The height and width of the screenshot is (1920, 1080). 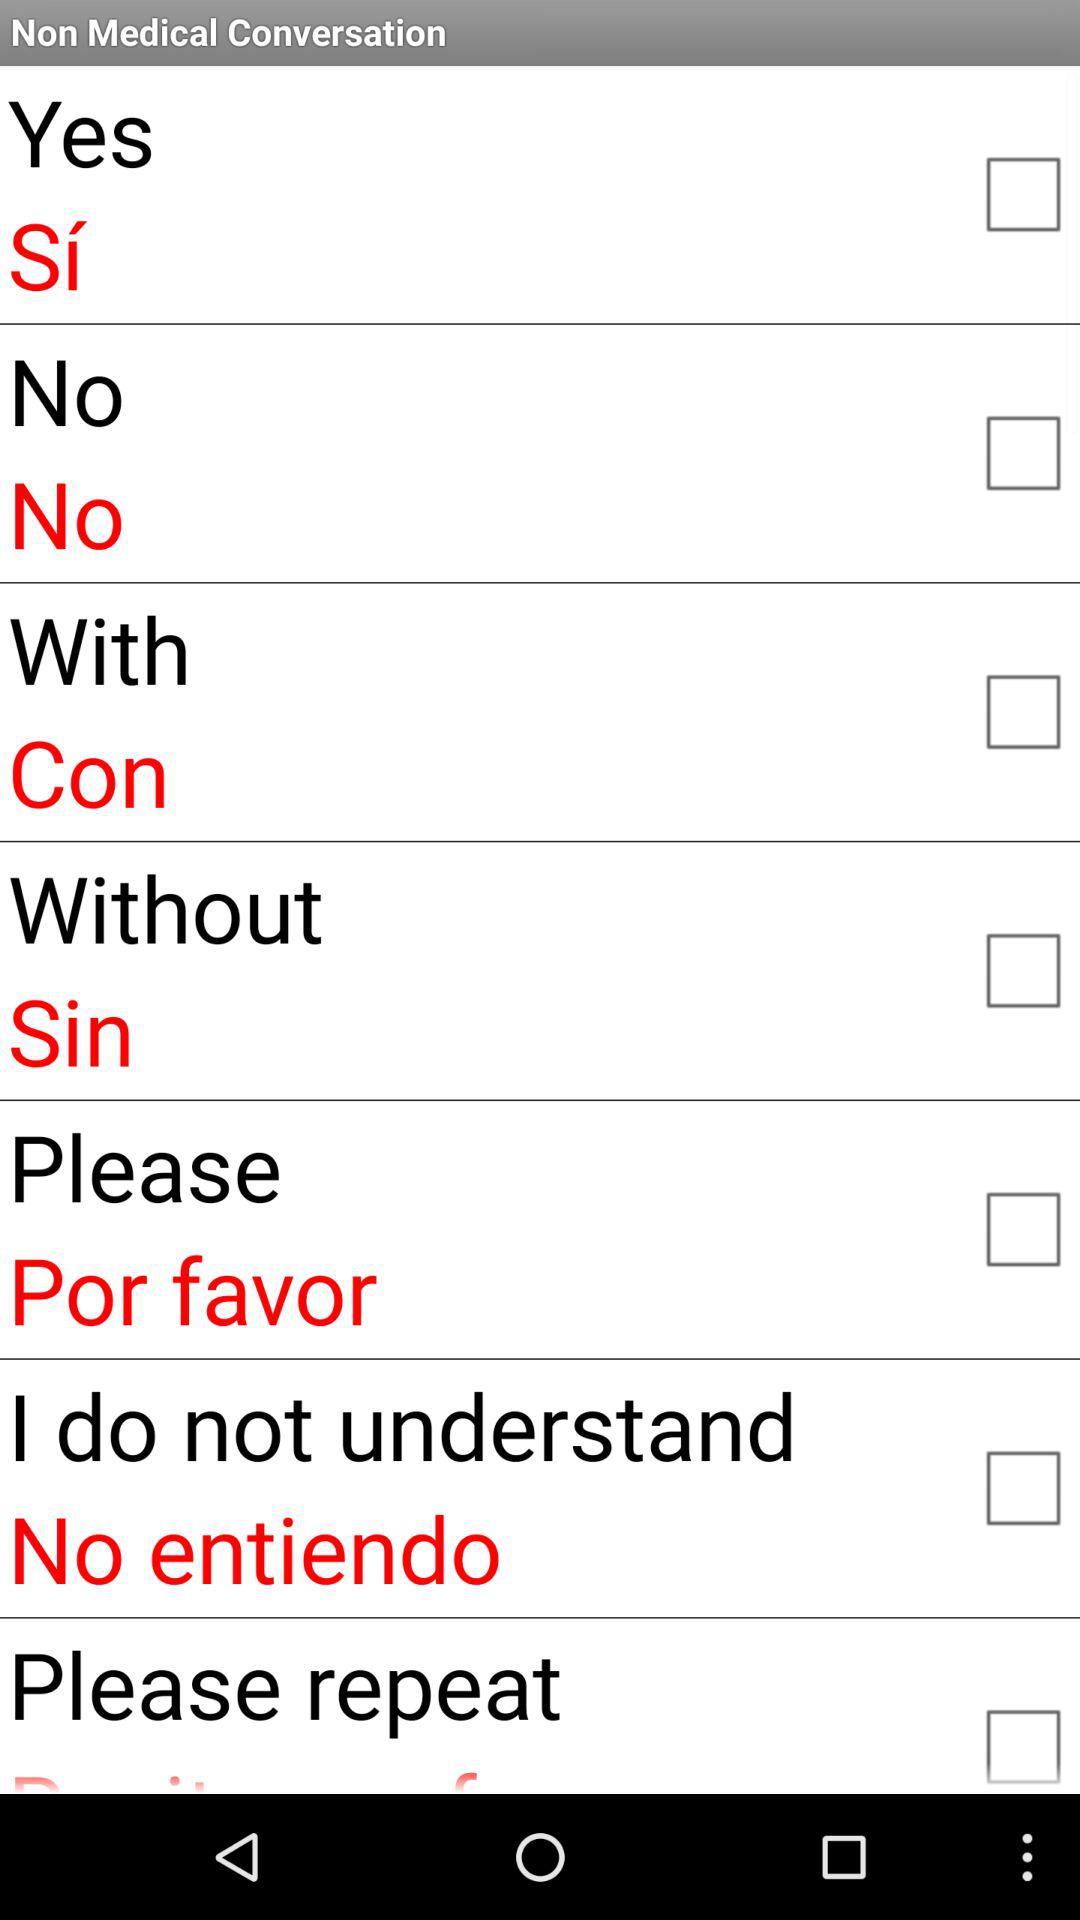 What do you see at coordinates (1022, 969) in the screenshot?
I see `check/uncheck` at bounding box center [1022, 969].